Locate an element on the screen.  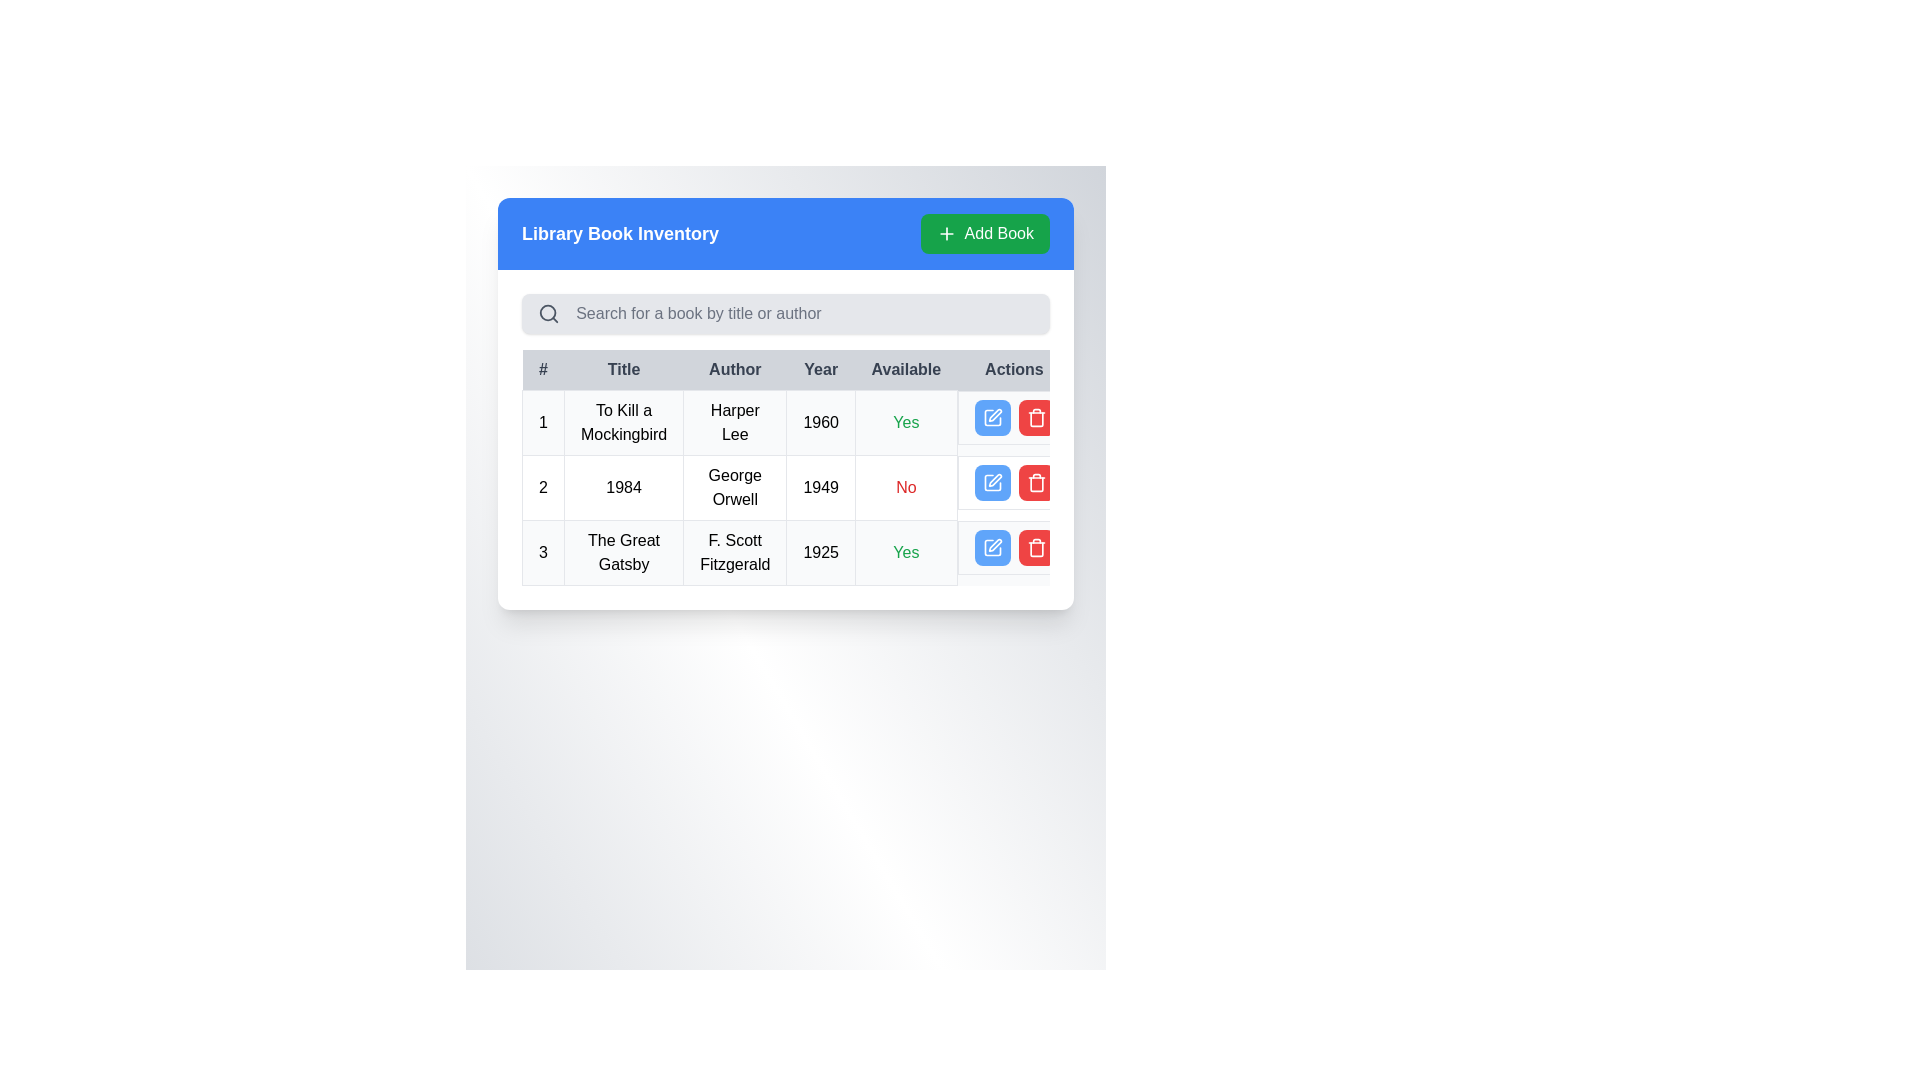
the left edge of the stylized square in the SVG icon located in the 'Actions' column of the third row under 'The Great Gatsby' is located at coordinates (992, 416).